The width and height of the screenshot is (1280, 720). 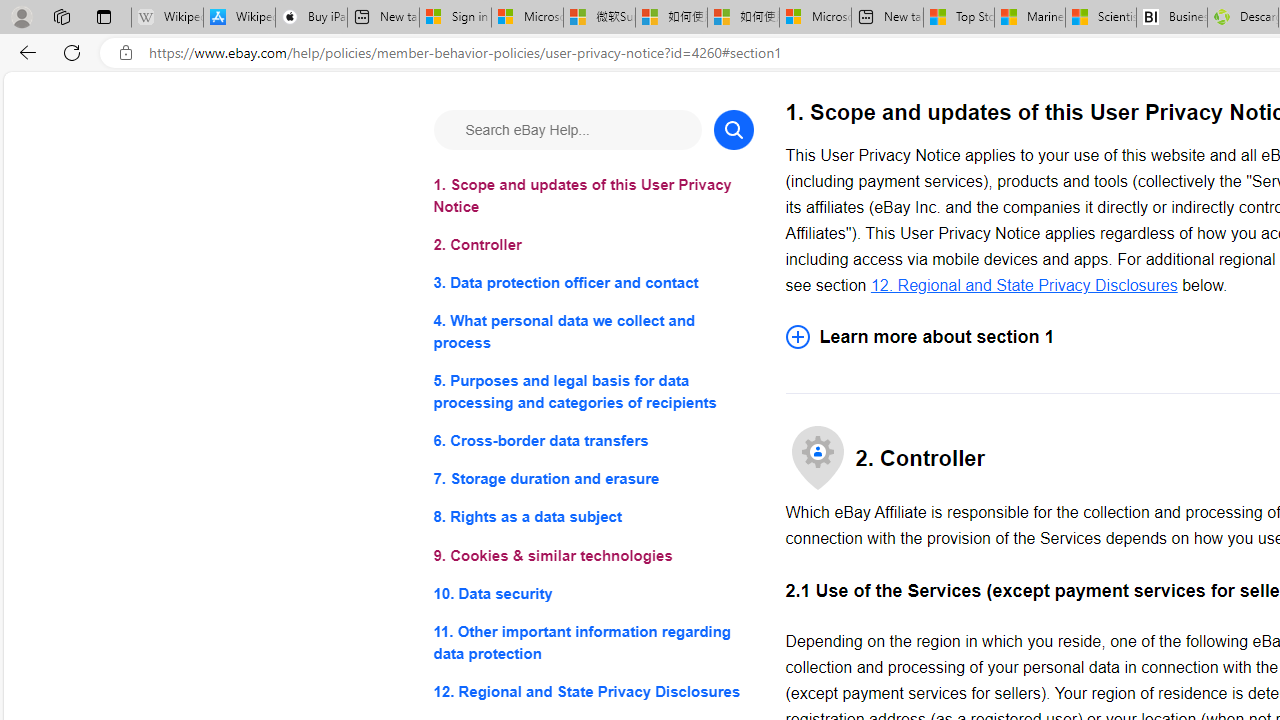 I want to click on '9. Cookies & similar technologies', so click(x=592, y=555).